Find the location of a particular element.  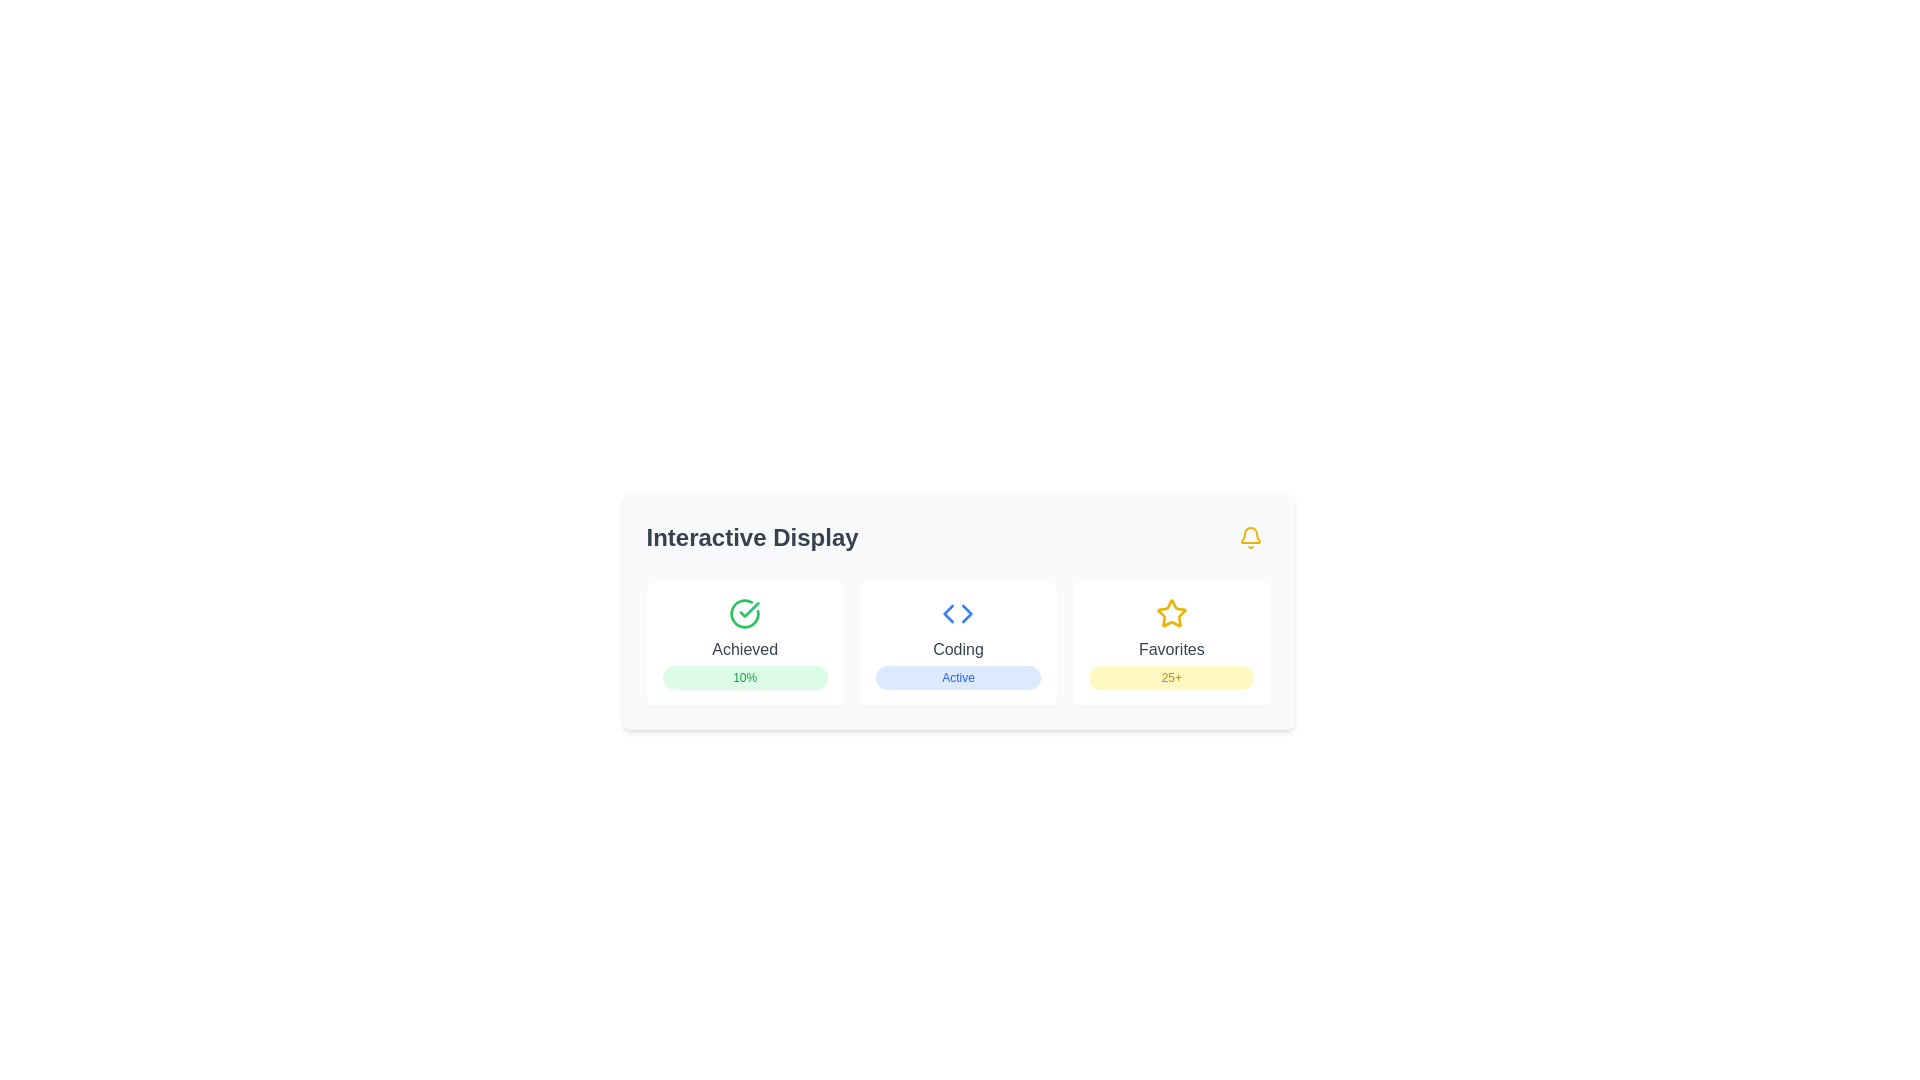

the 'Active' text label styled as a small tag, which is displayed in blue against a light blue rectangular background with rounded corners, located within the bottom section of the 'Coding' card is located at coordinates (957, 677).